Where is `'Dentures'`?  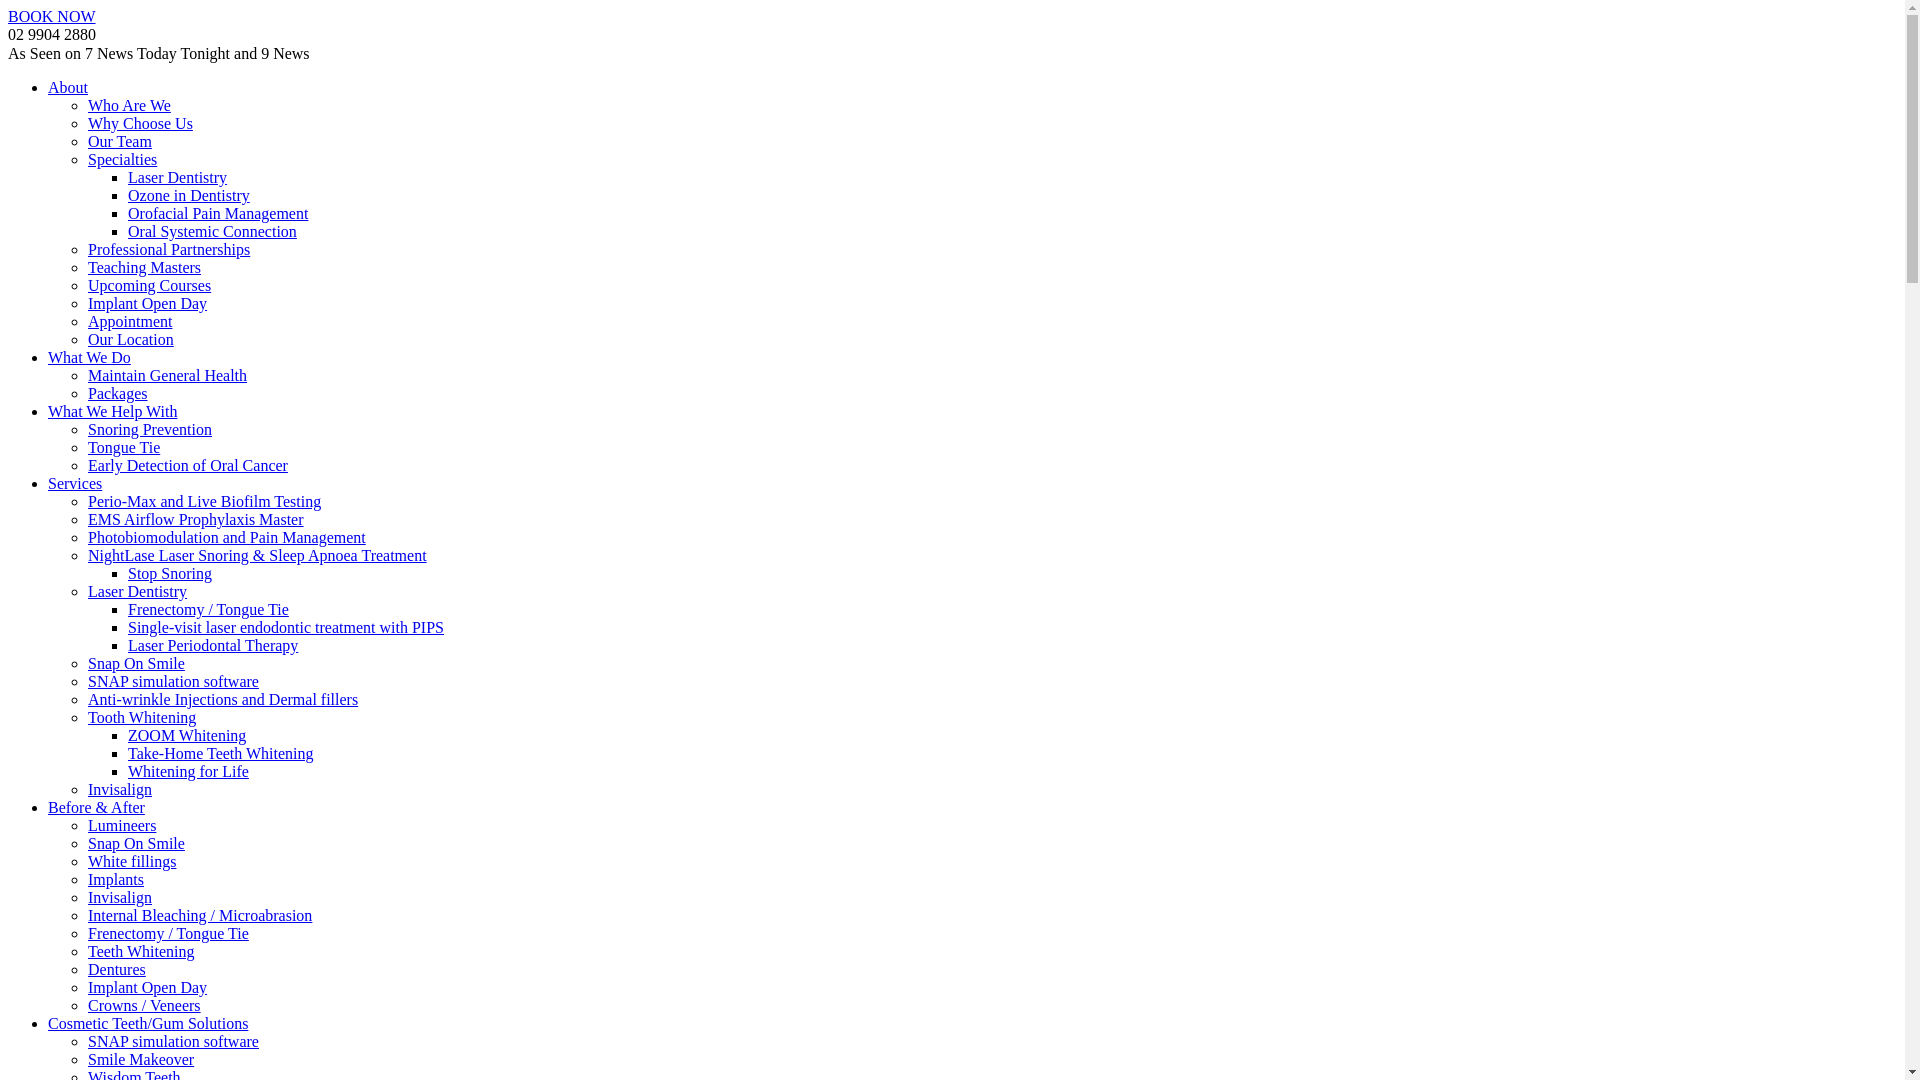
'Dentures' is located at coordinates (115, 968).